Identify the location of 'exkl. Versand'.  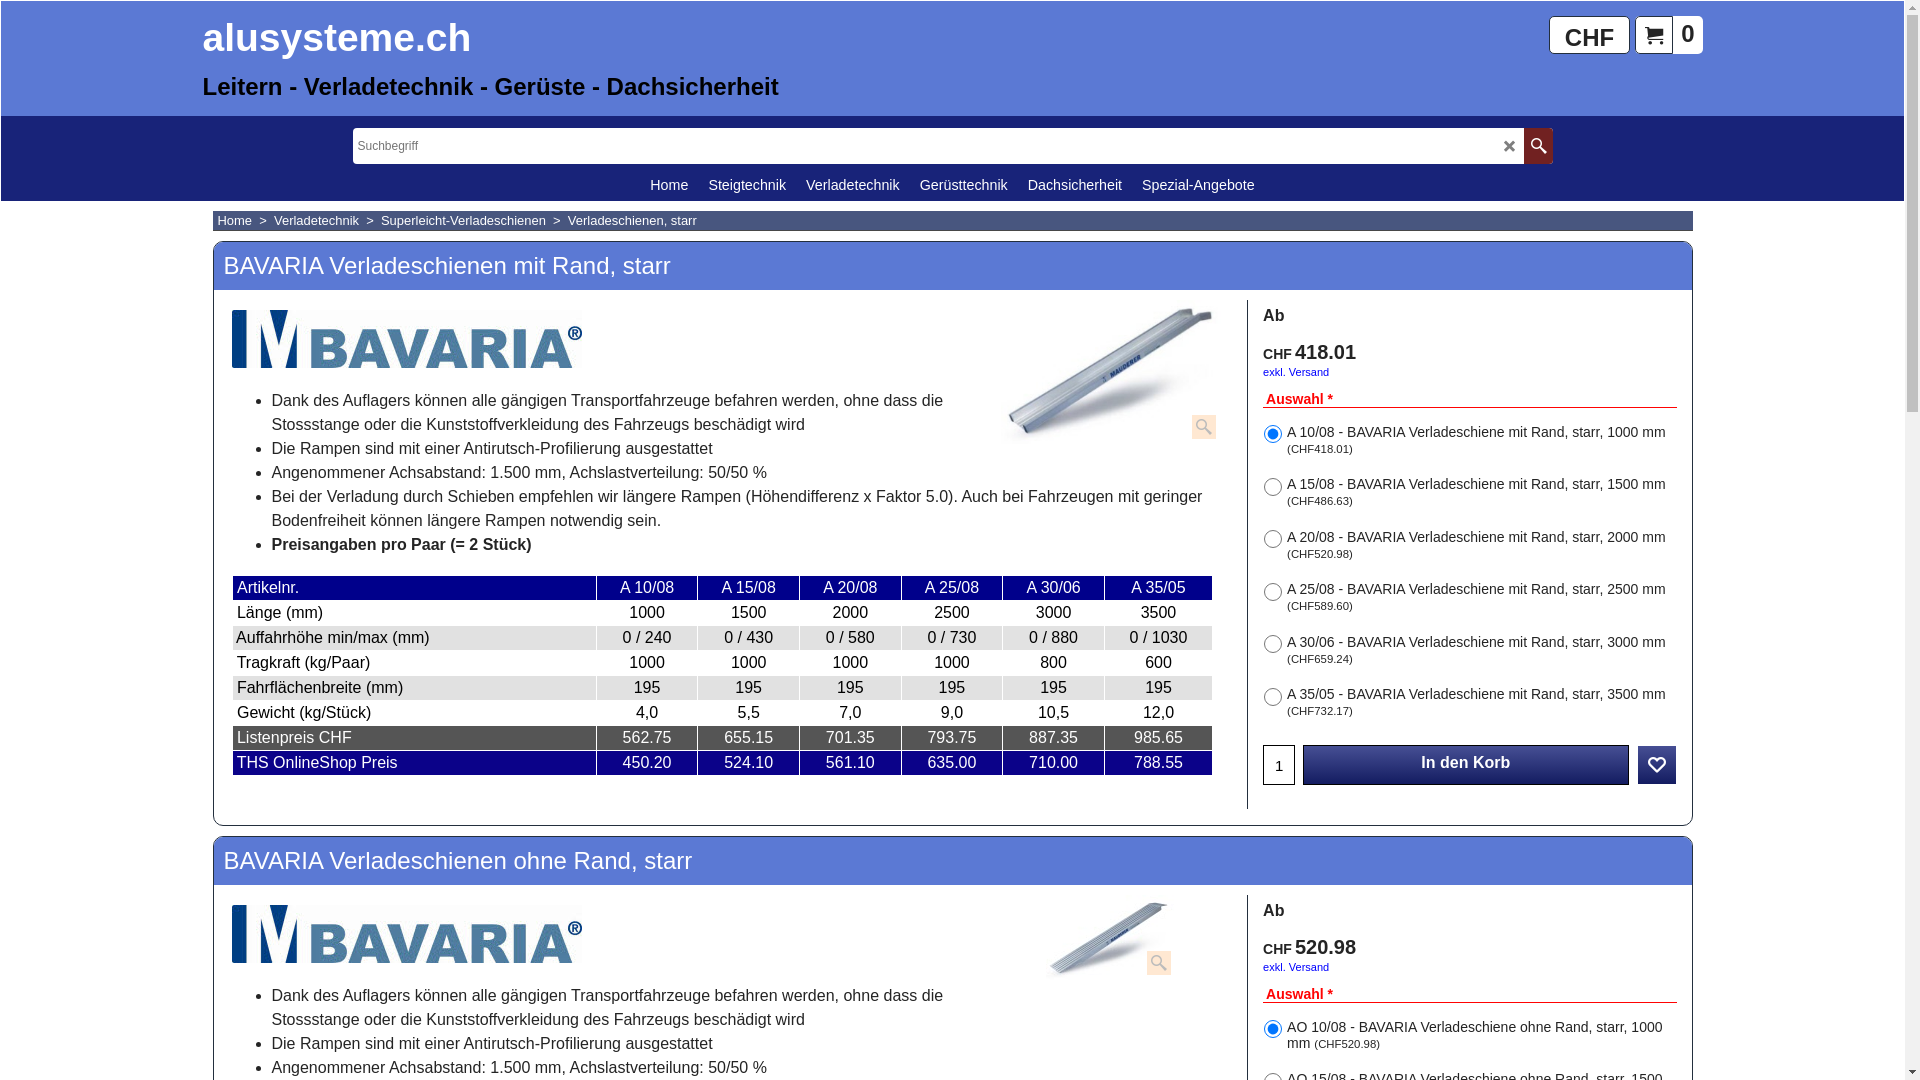
(1296, 371).